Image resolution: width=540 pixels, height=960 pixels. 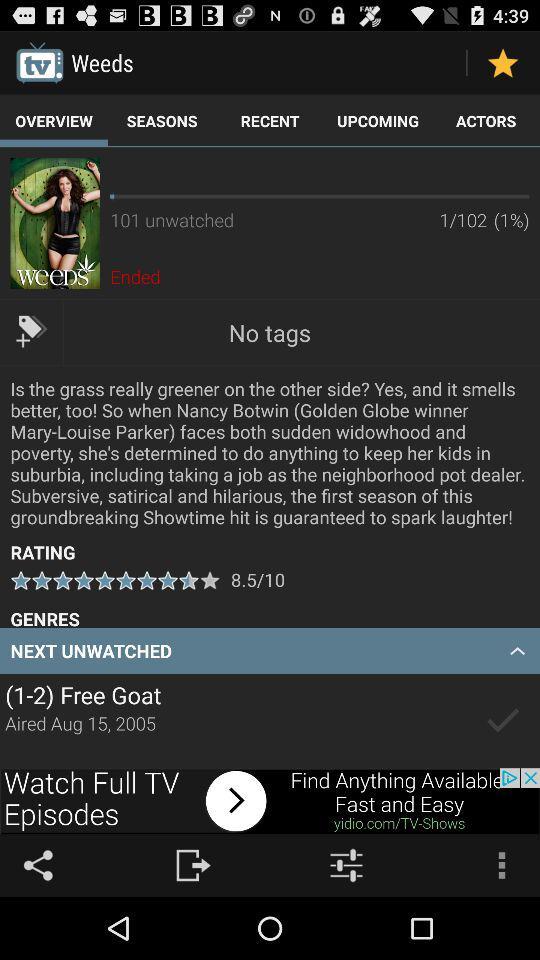 What do you see at coordinates (502, 720) in the screenshot?
I see `the tv series` at bounding box center [502, 720].